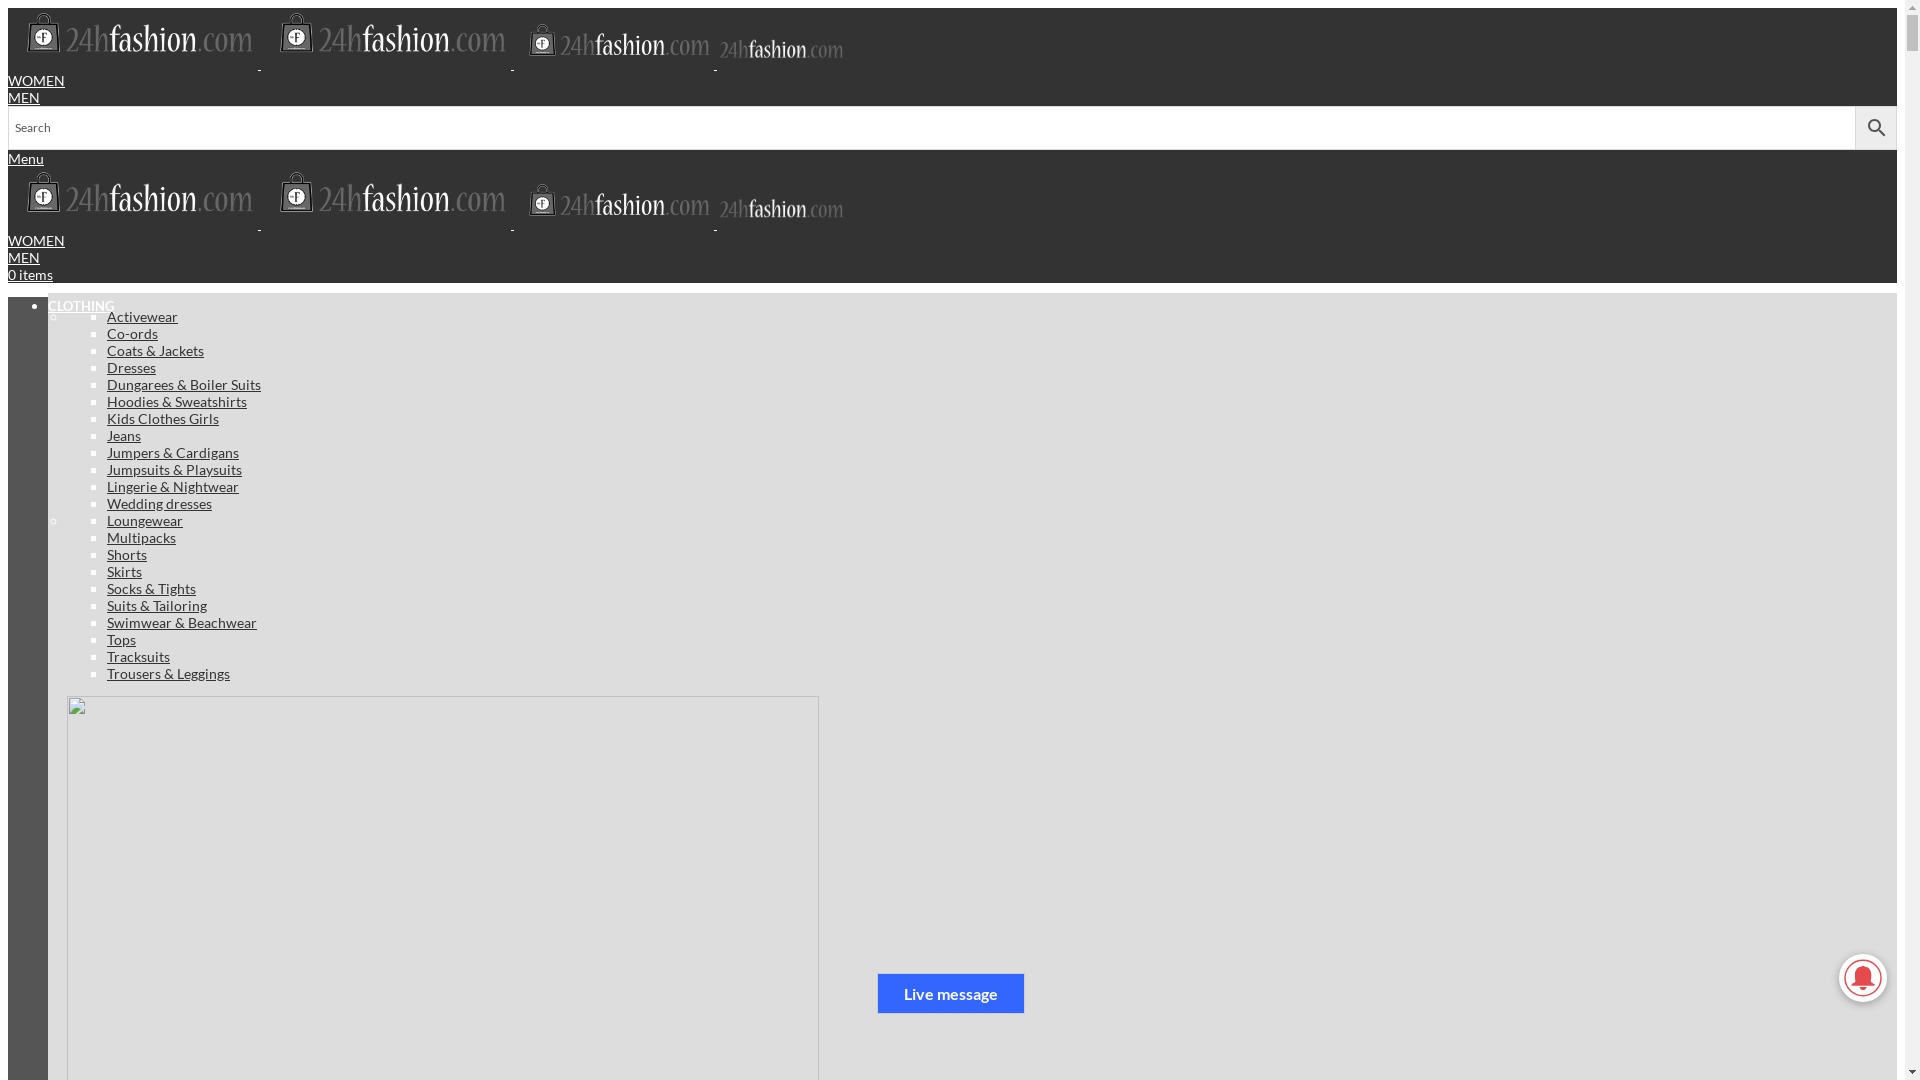 The image size is (1920, 1080). I want to click on 'Lingerie & Nightwear', so click(172, 486).